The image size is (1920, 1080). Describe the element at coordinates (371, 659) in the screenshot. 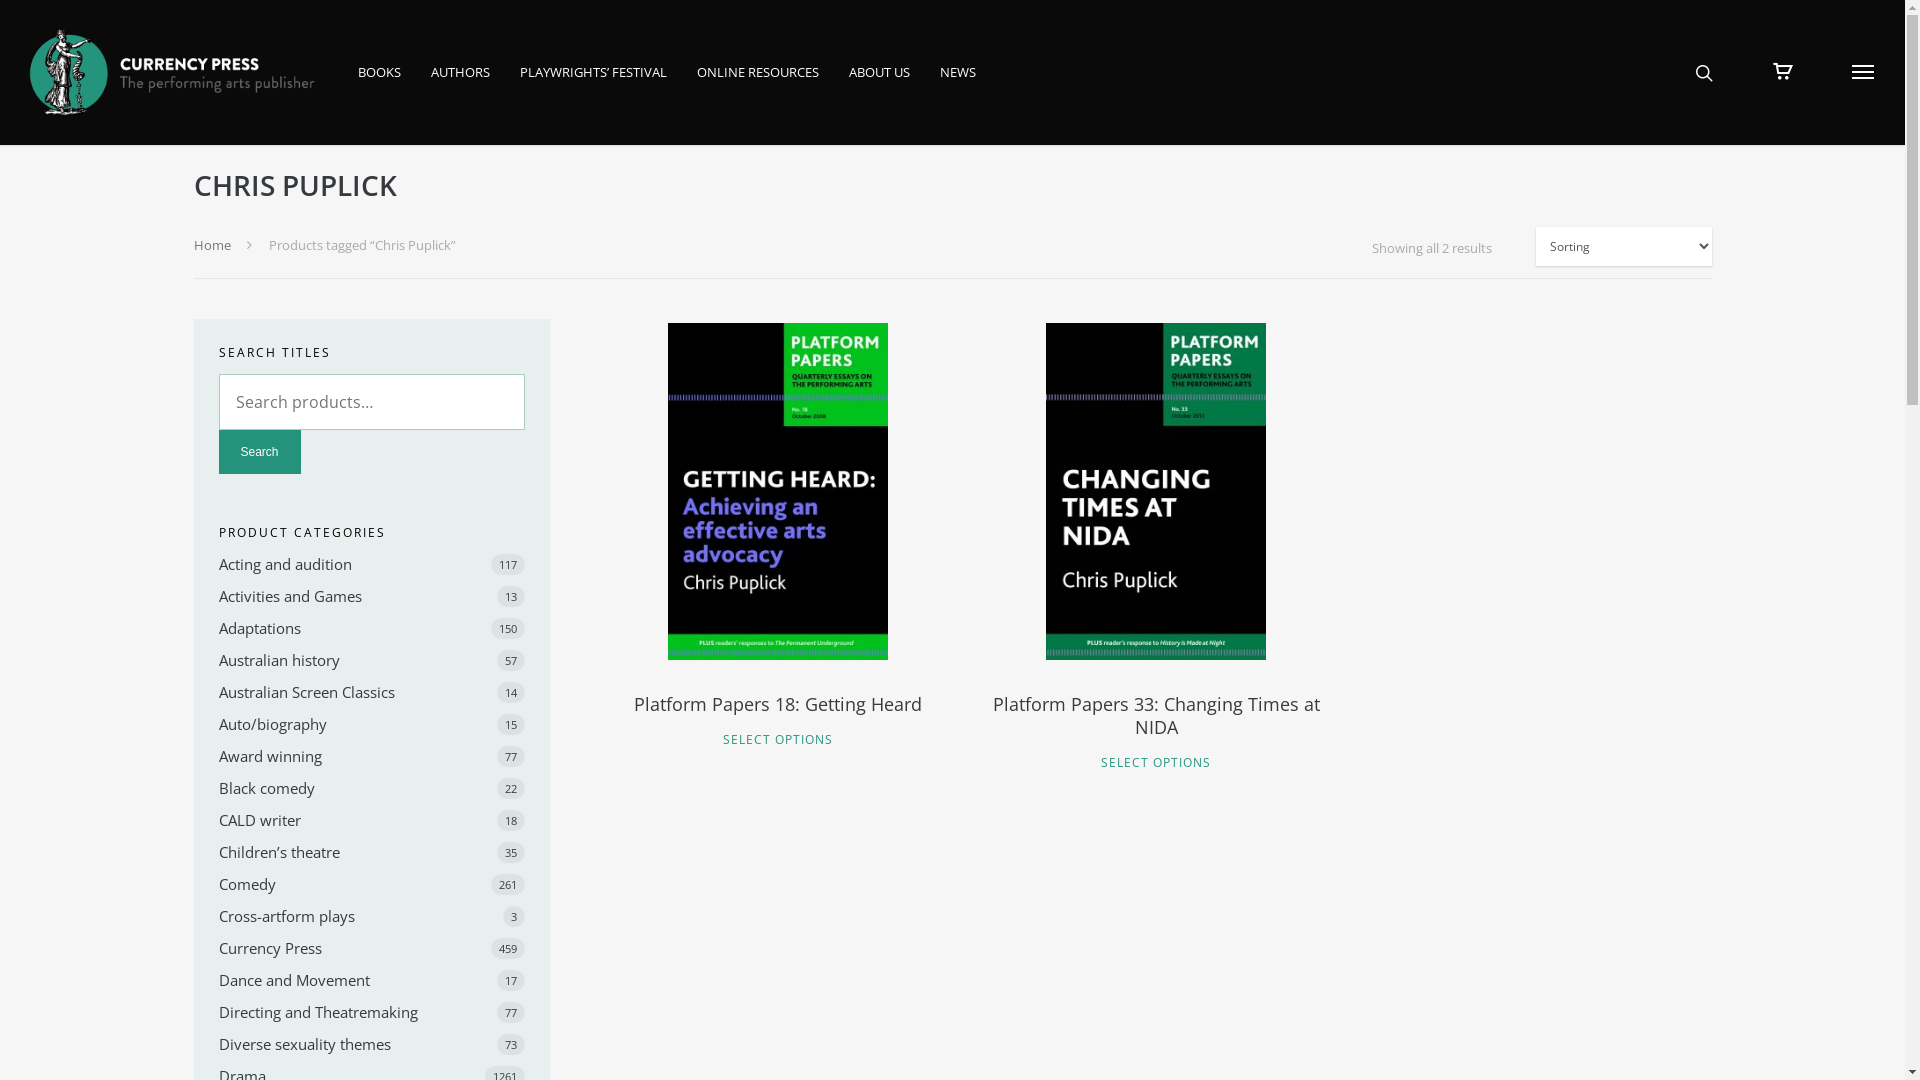

I see `'Australian history'` at that location.